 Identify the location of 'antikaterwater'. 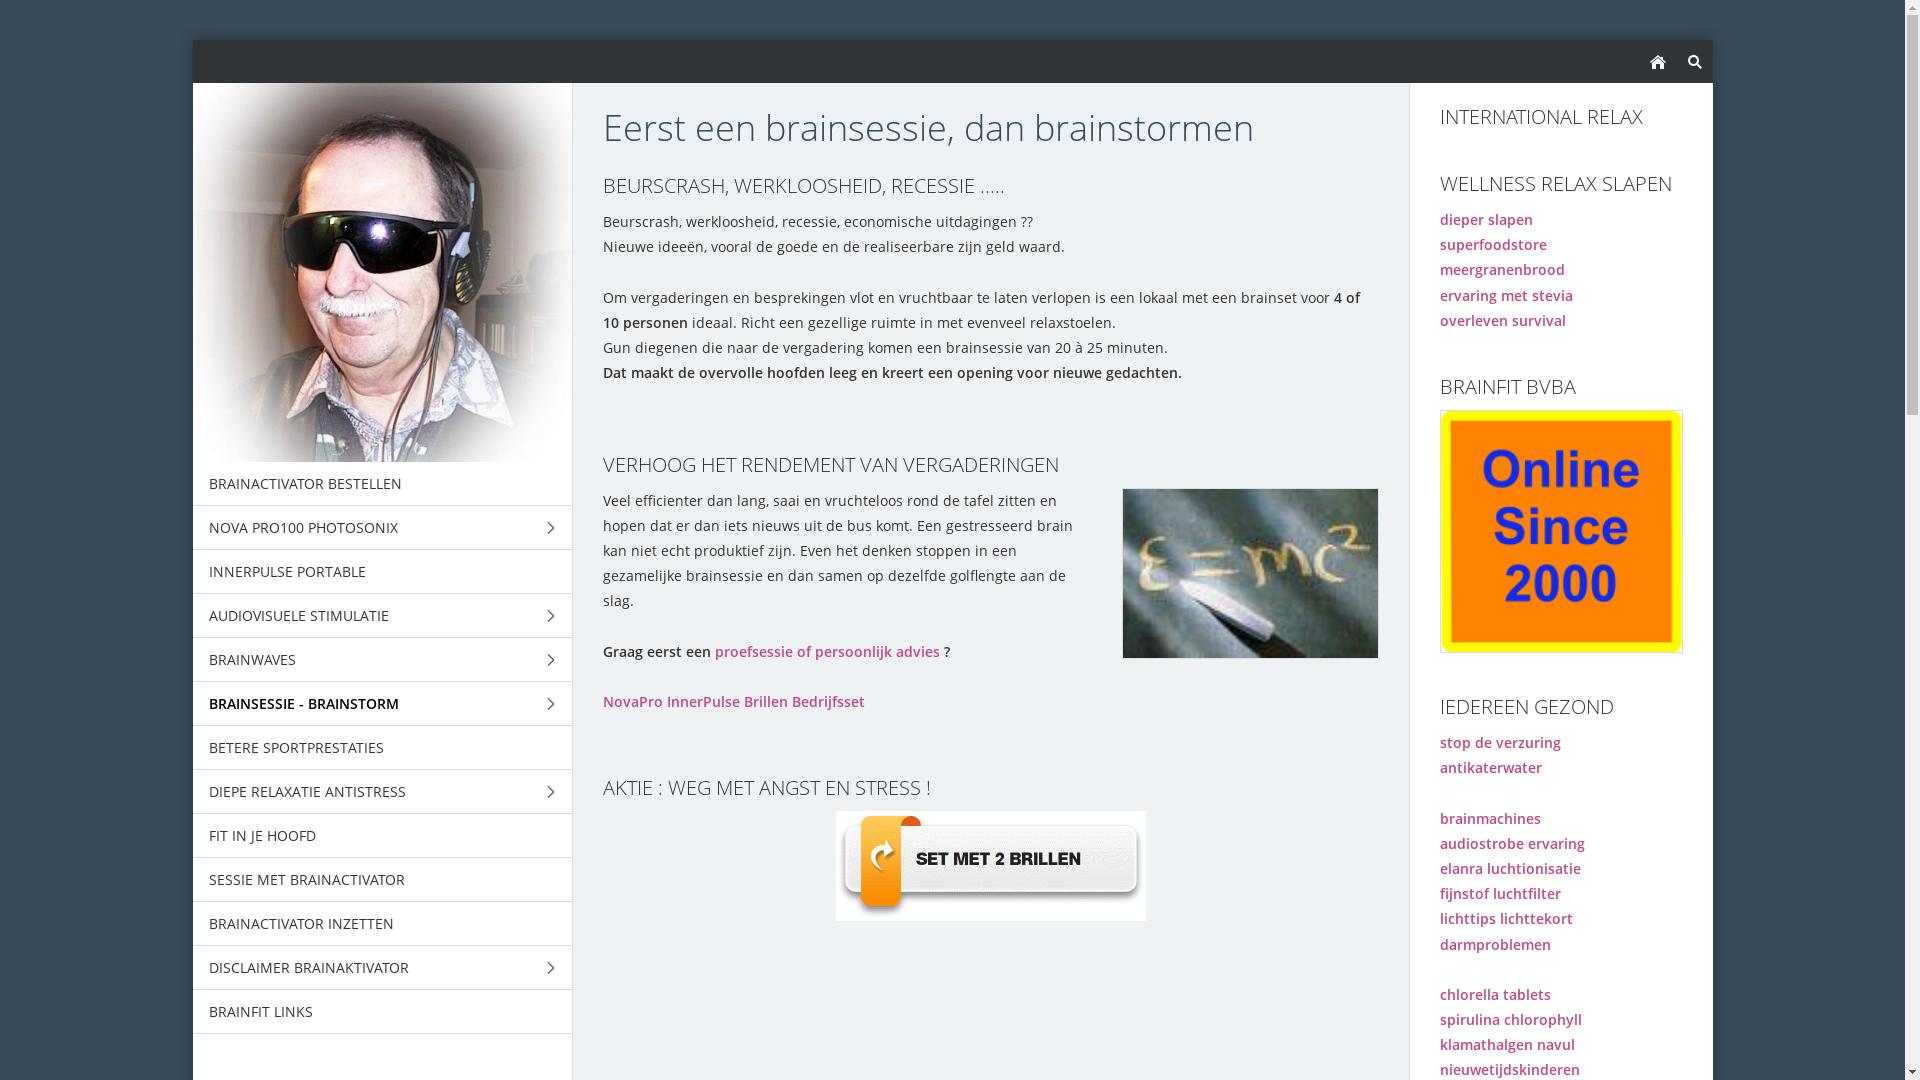
(1440, 766).